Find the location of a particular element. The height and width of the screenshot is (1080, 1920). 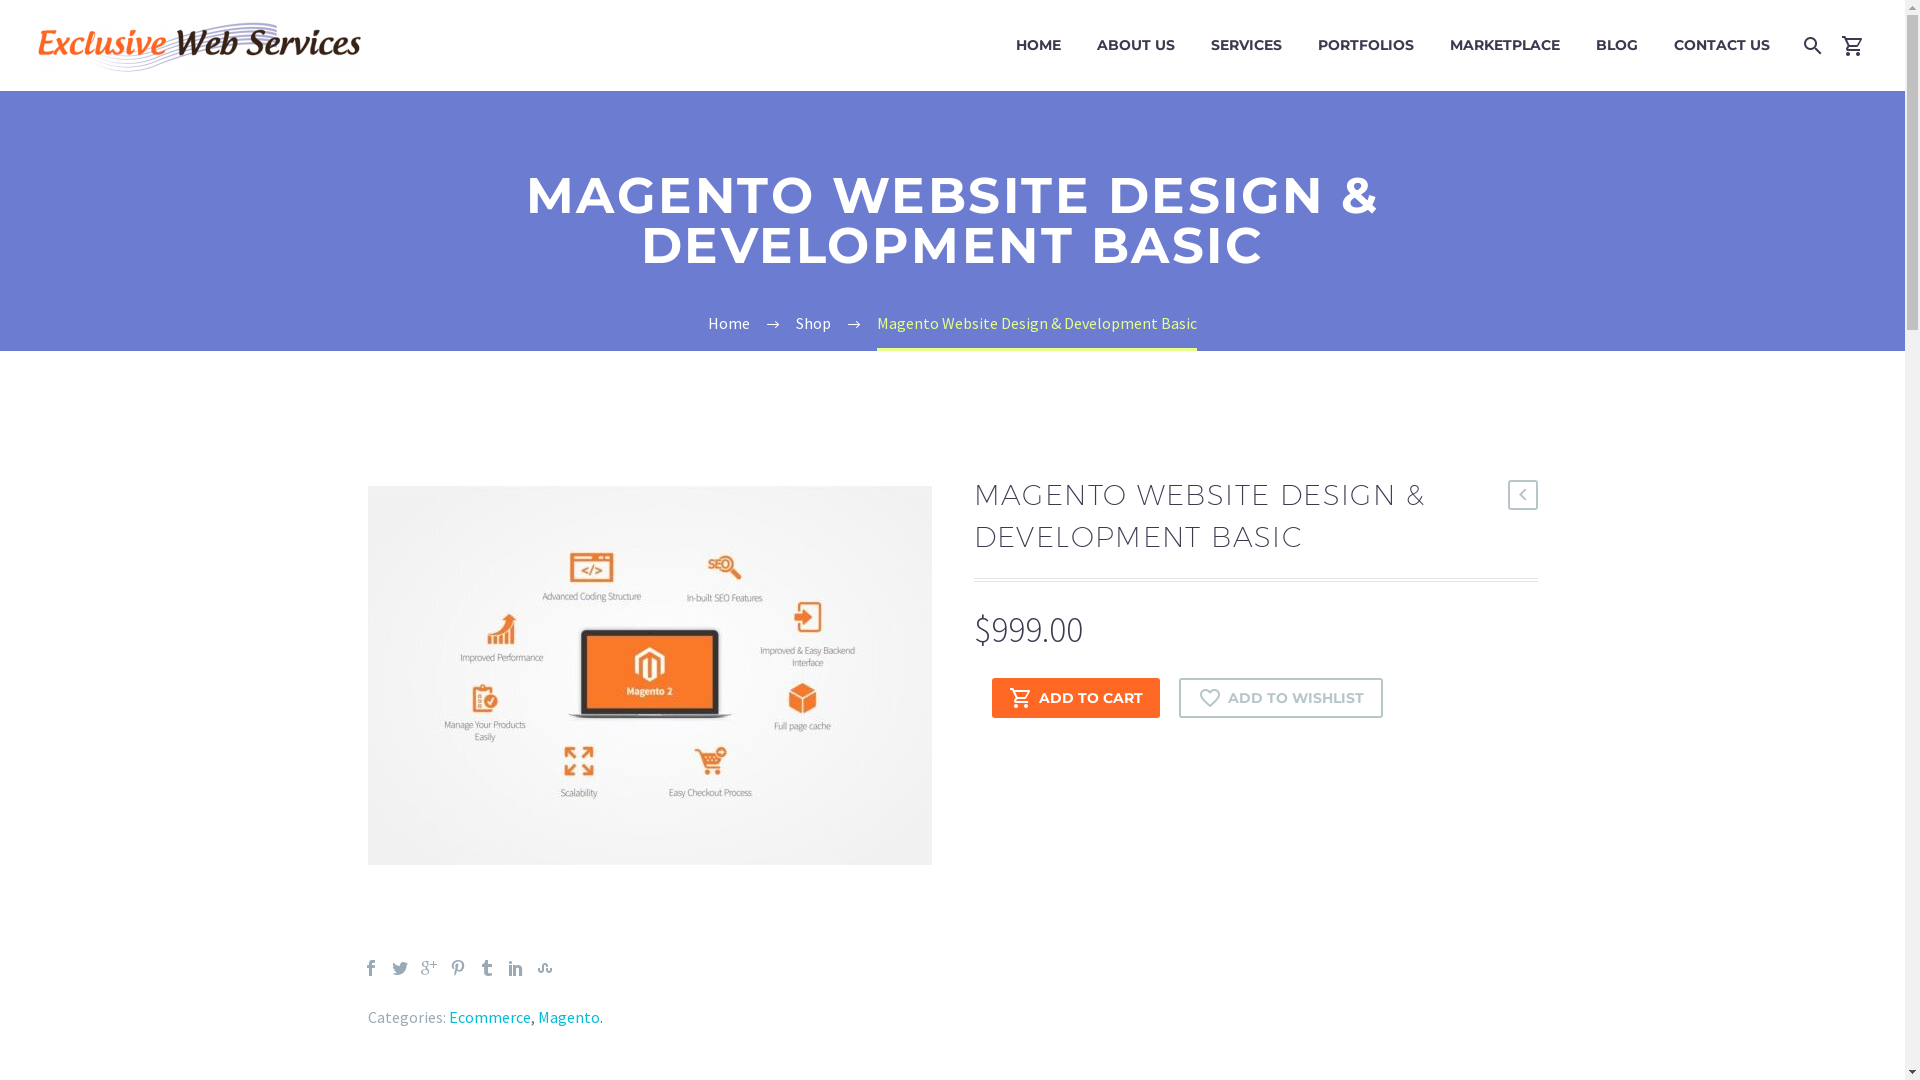

'LinkedIn' is located at coordinates (515, 967).